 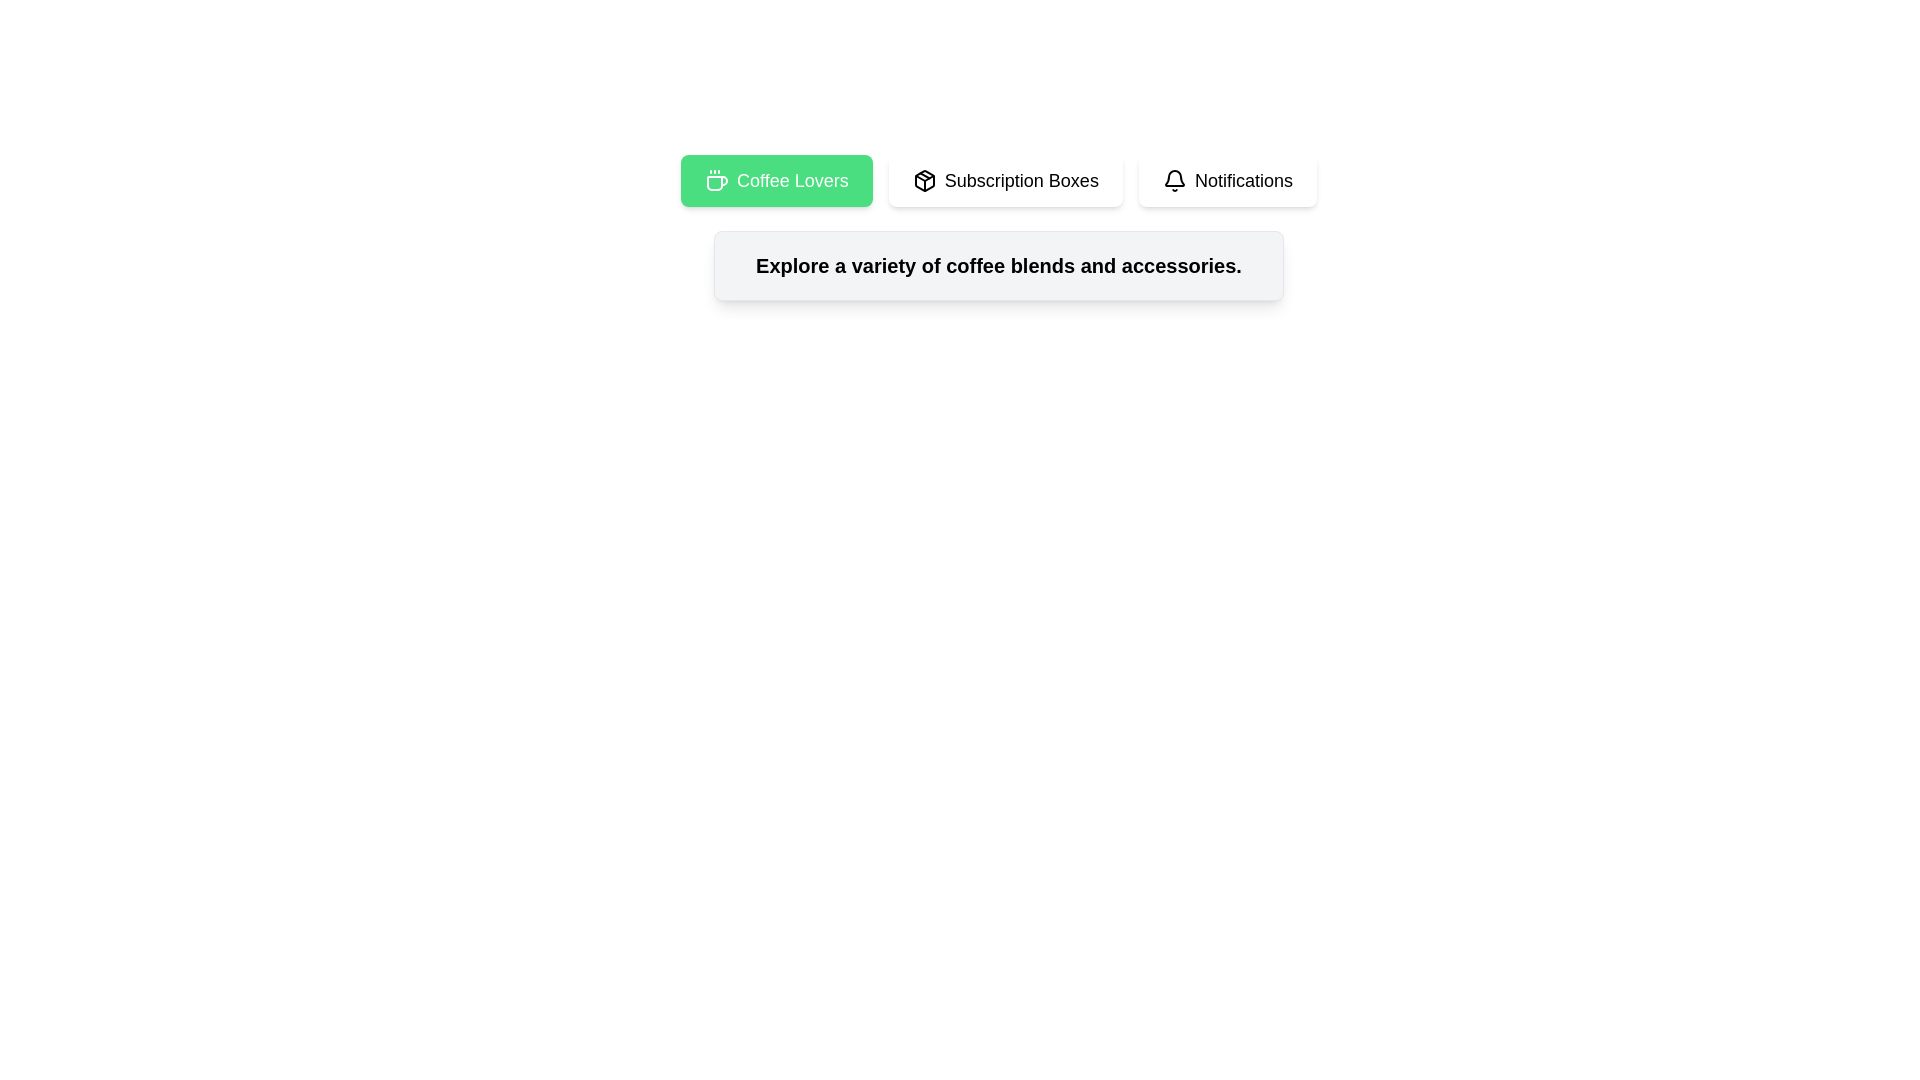 What do you see at coordinates (1021, 181) in the screenshot?
I see `the 'Subscription Boxes' text label within the button located in the navigation bar` at bounding box center [1021, 181].